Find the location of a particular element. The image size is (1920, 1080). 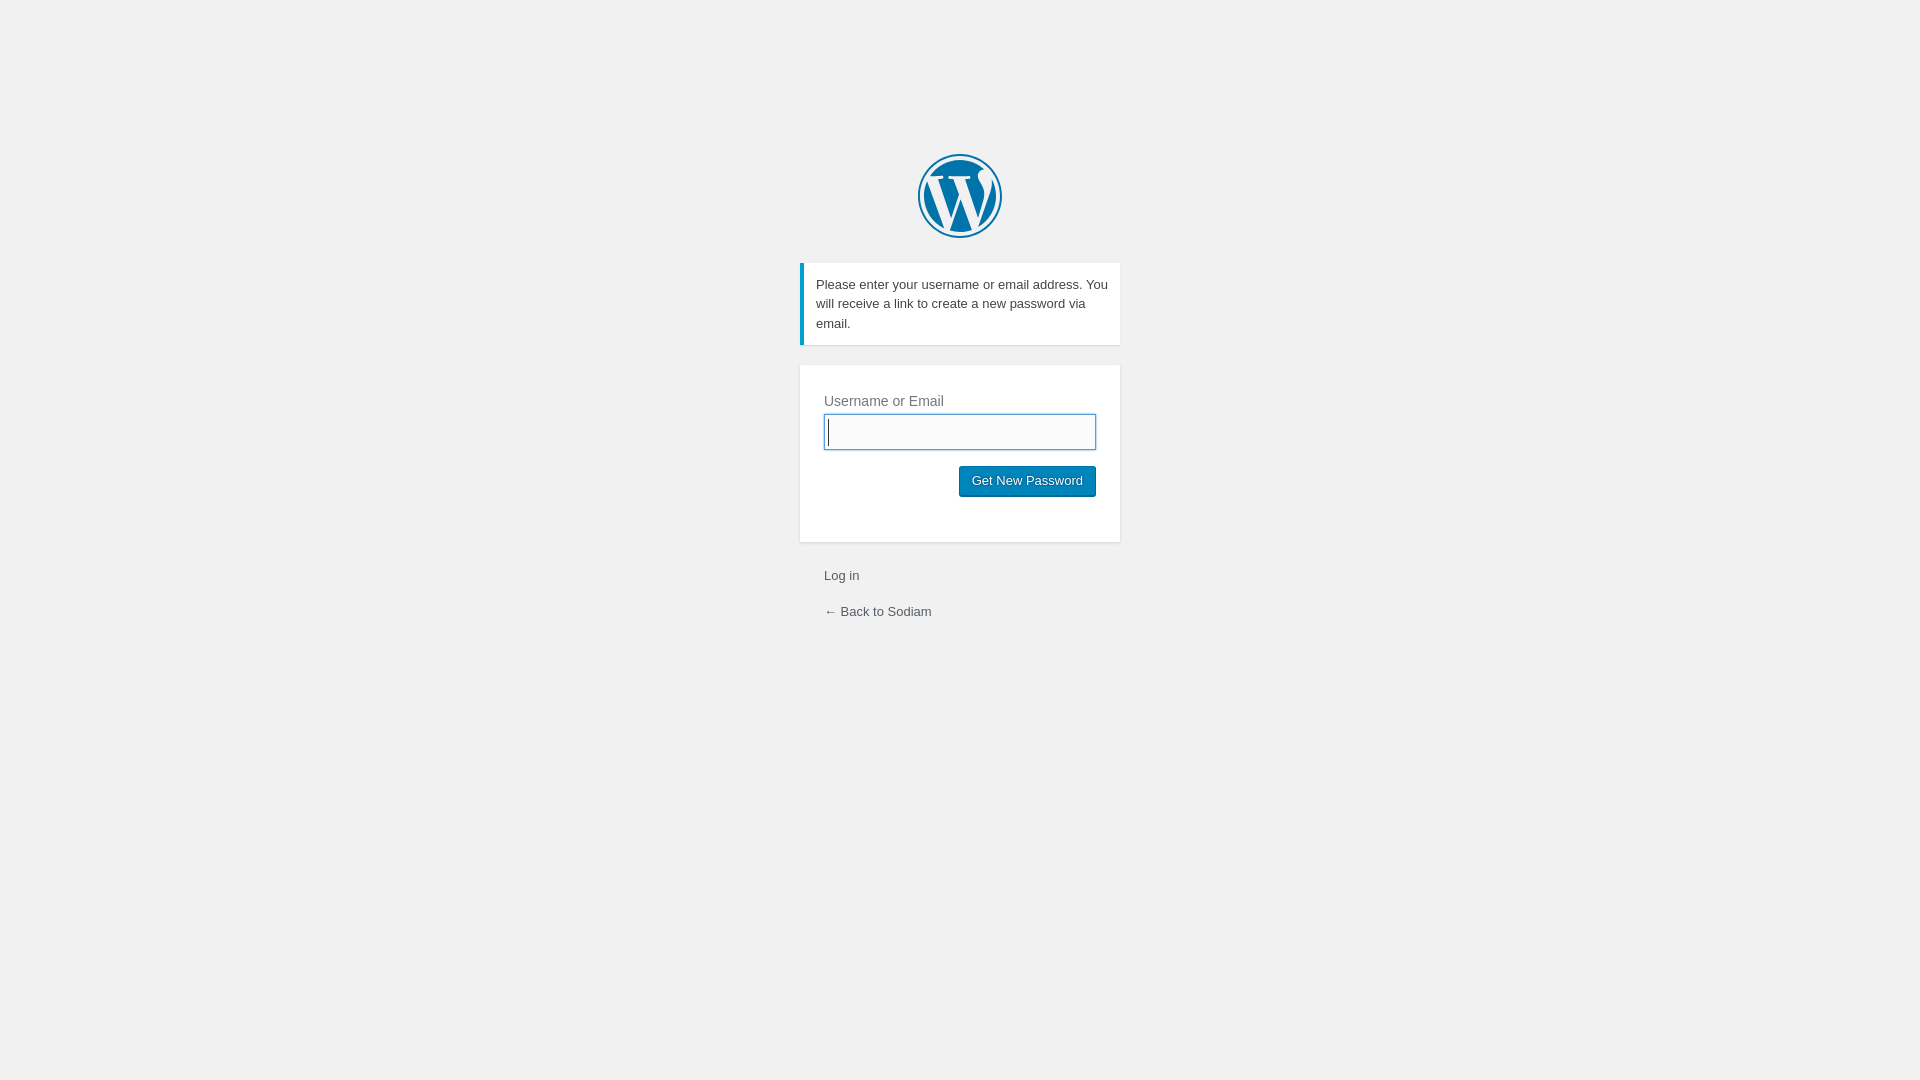

'Log in' is located at coordinates (841, 575).